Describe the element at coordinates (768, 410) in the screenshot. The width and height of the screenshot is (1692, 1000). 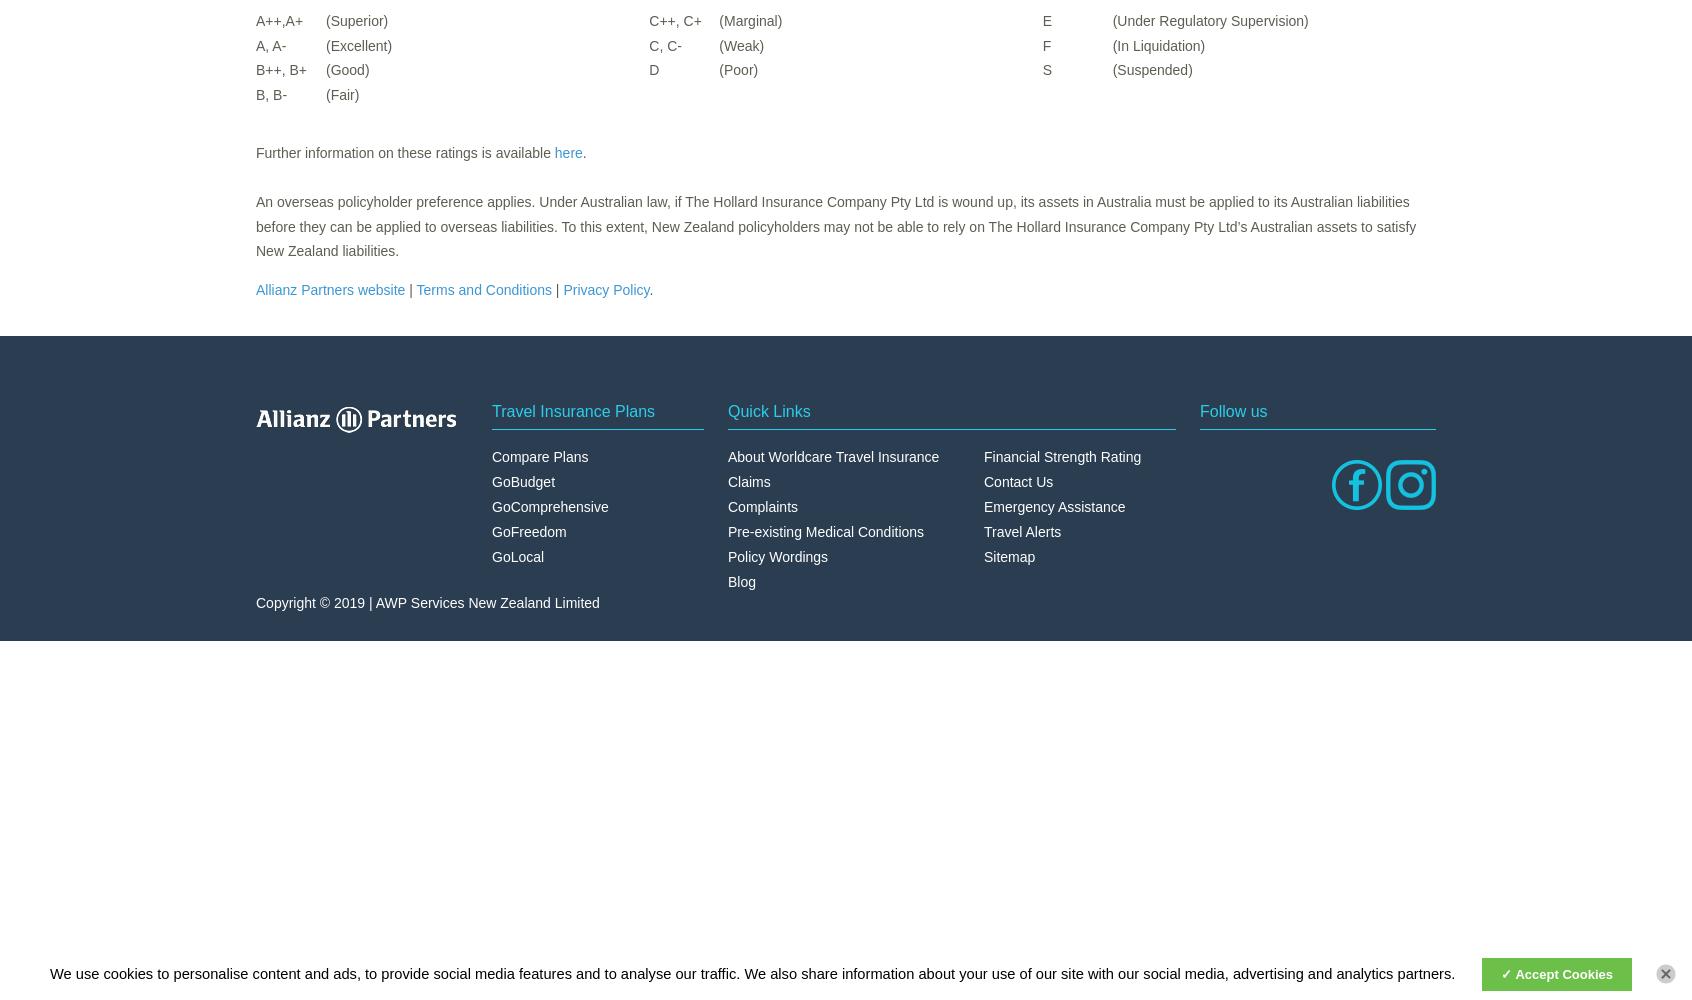
I see `'Quick Links'` at that location.